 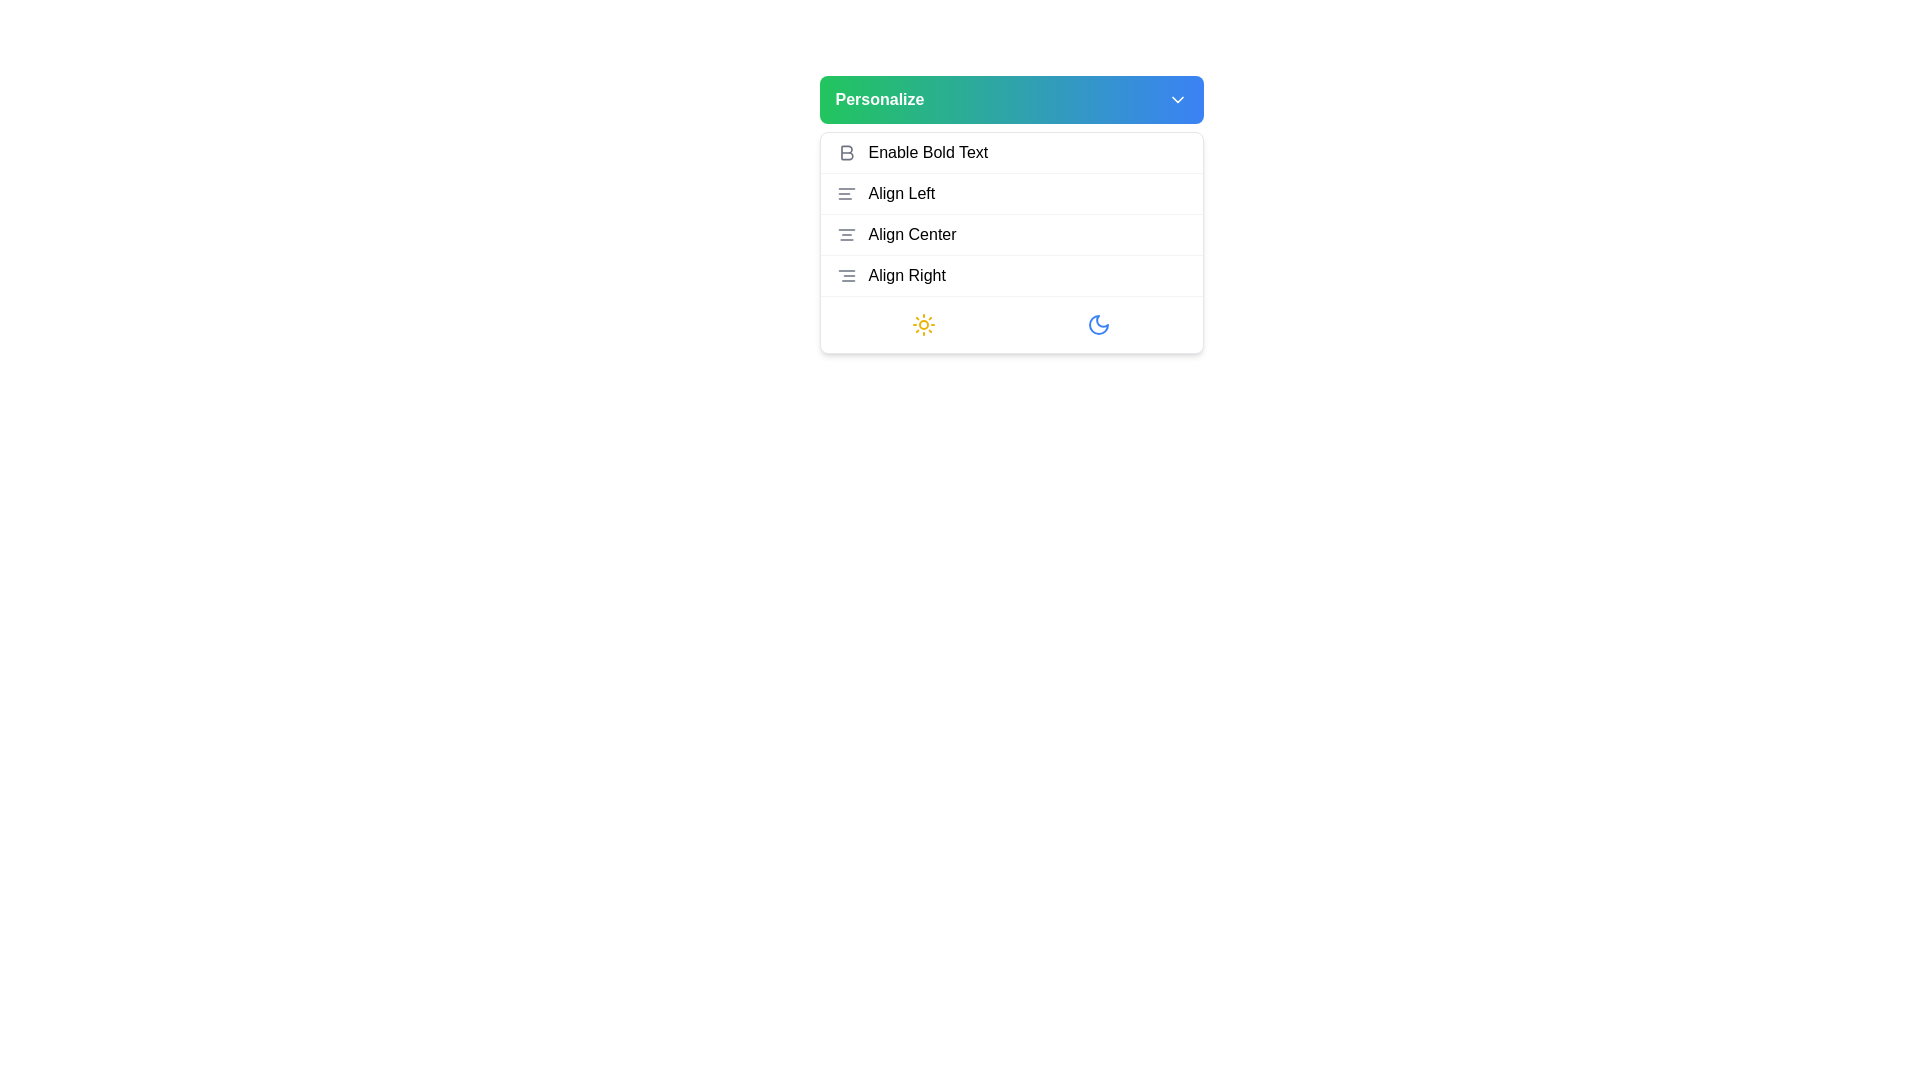 I want to click on the Dropdown Button labeled 'Personalize' for keyboard interaction, so click(x=1011, y=100).